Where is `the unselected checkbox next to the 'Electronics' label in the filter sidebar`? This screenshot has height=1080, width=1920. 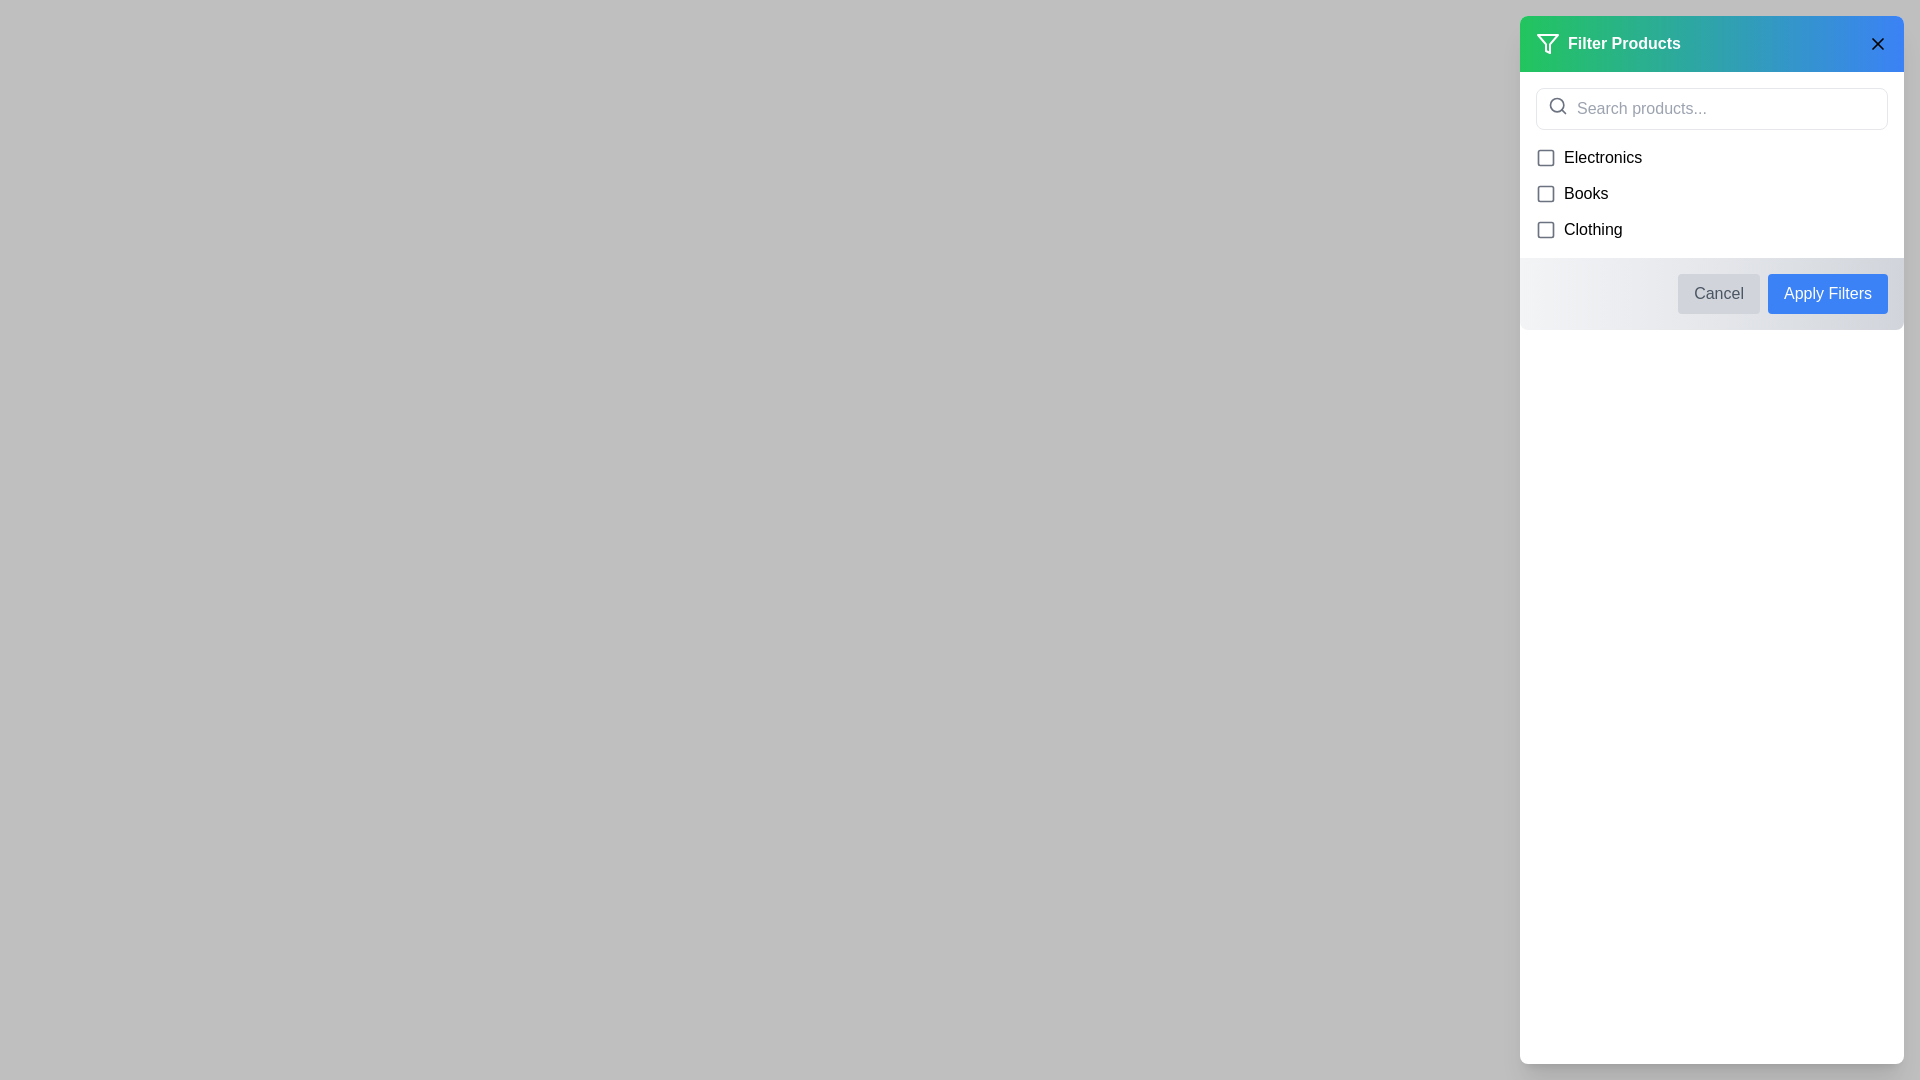
the unselected checkbox next to the 'Electronics' label in the filter sidebar is located at coordinates (1544, 157).